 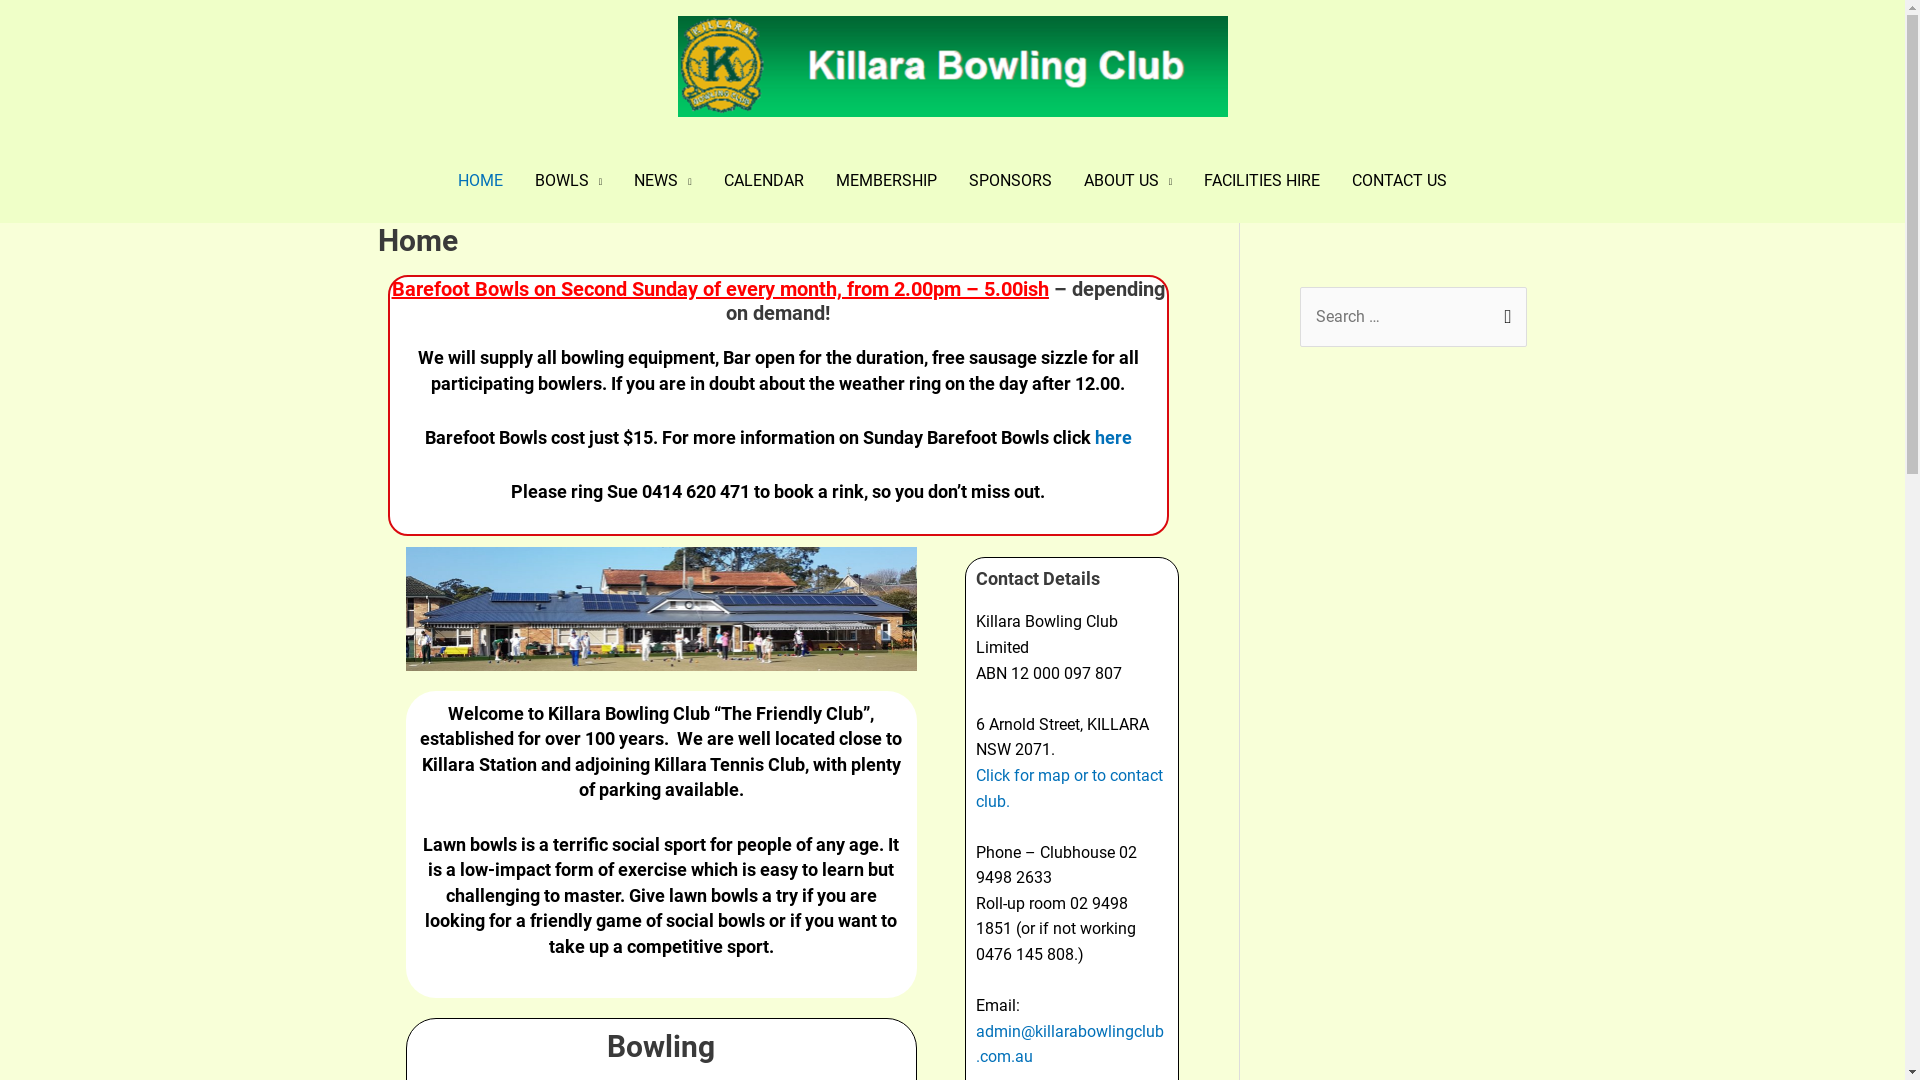 What do you see at coordinates (1068, 787) in the screenshot?
I see `'Click for map or to contact club.'` at bounding box center [1068, 787].